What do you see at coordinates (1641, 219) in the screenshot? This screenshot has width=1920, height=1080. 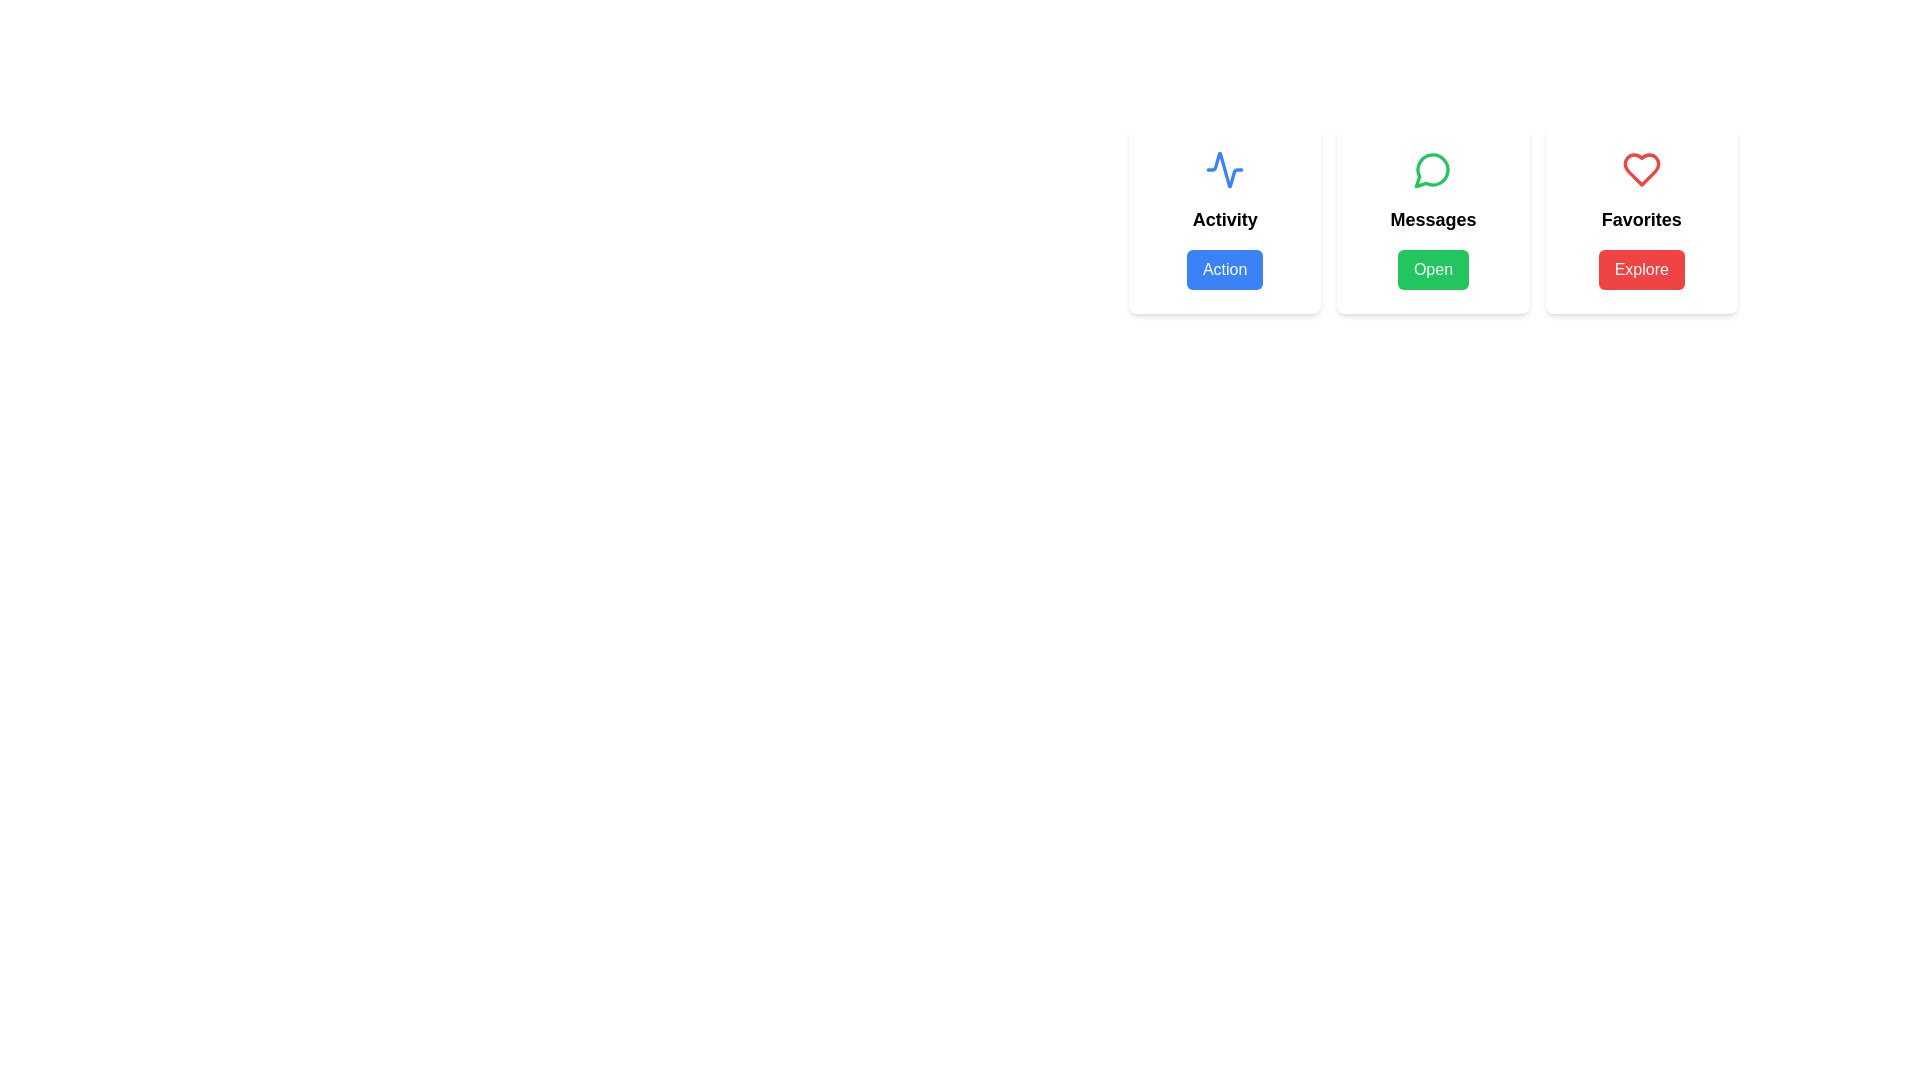 I see `the 'Favorites' text label which is styled in bold and larger size, located below a heart-shaped icon and above the 'Explore' button` at bounding box center [1641, 219].